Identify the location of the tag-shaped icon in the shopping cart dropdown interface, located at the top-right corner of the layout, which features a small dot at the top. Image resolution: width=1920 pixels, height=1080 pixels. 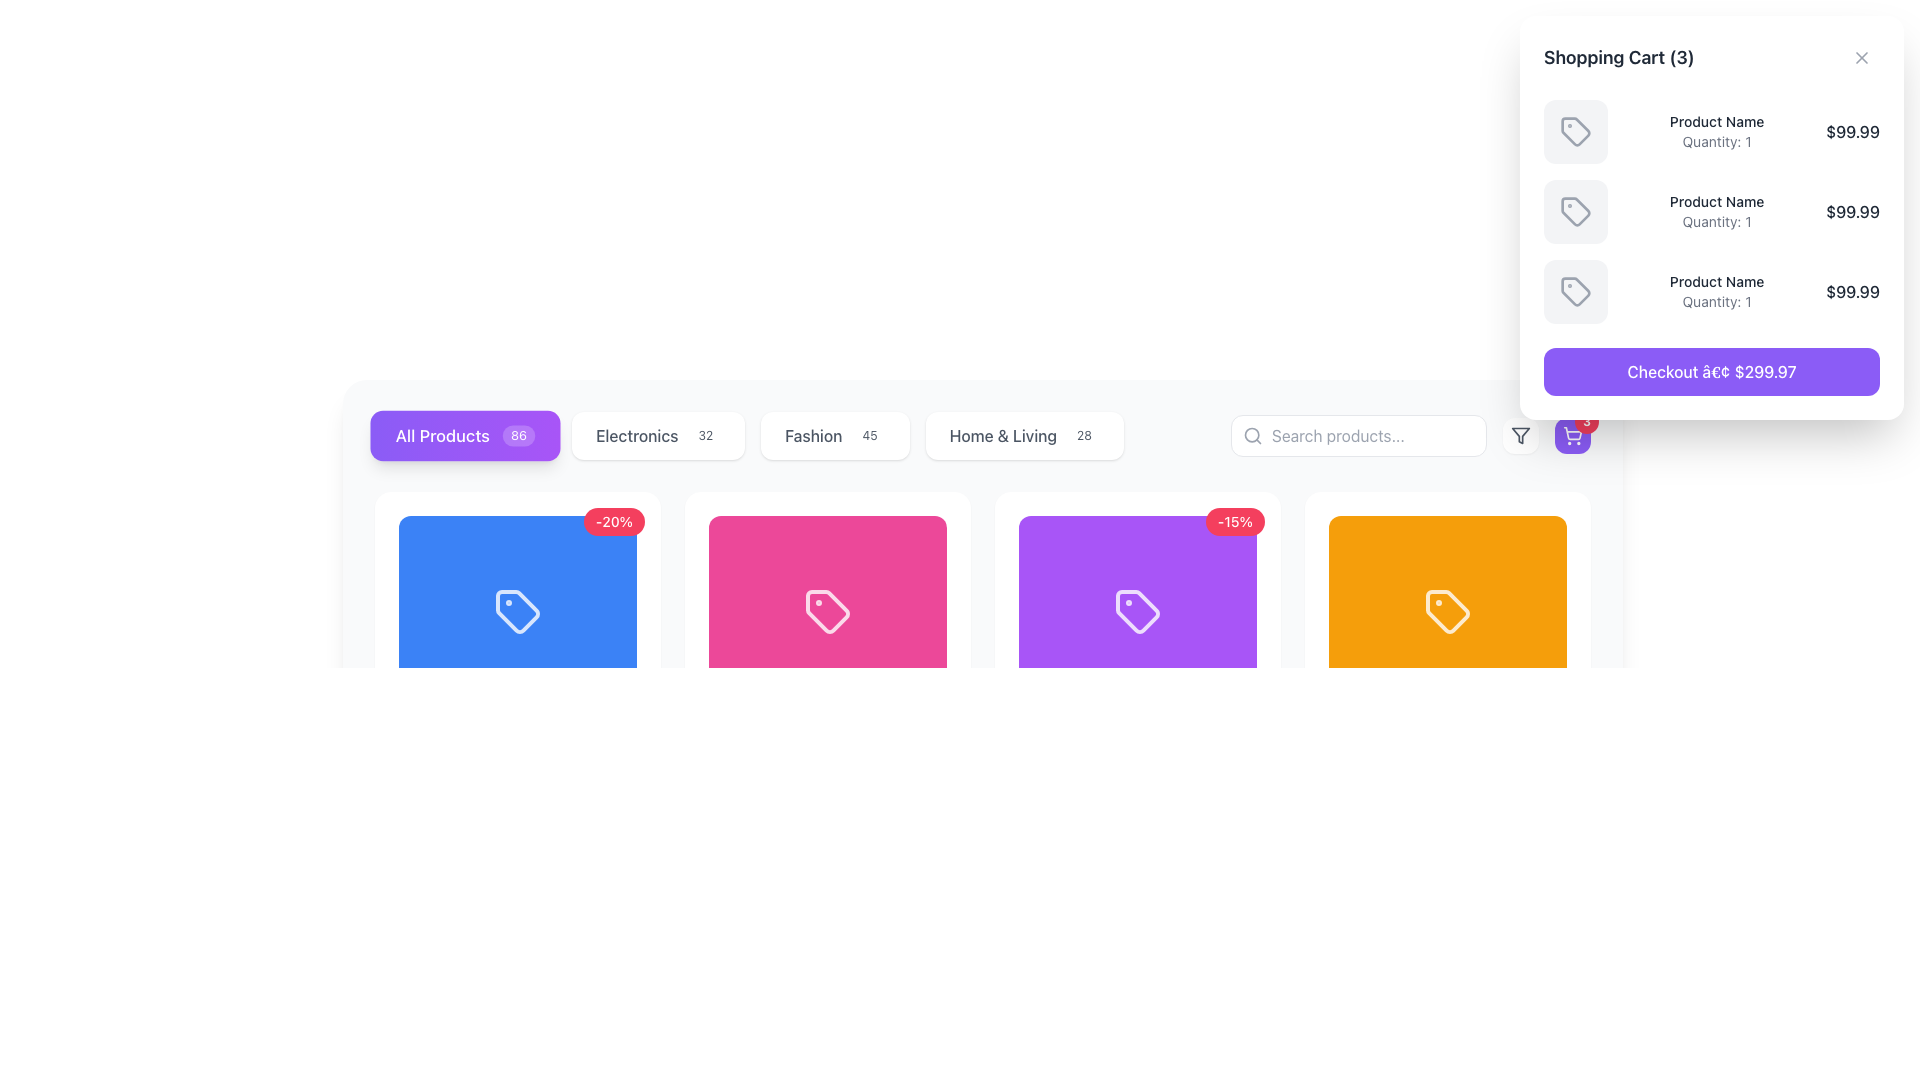
(1574, 131).